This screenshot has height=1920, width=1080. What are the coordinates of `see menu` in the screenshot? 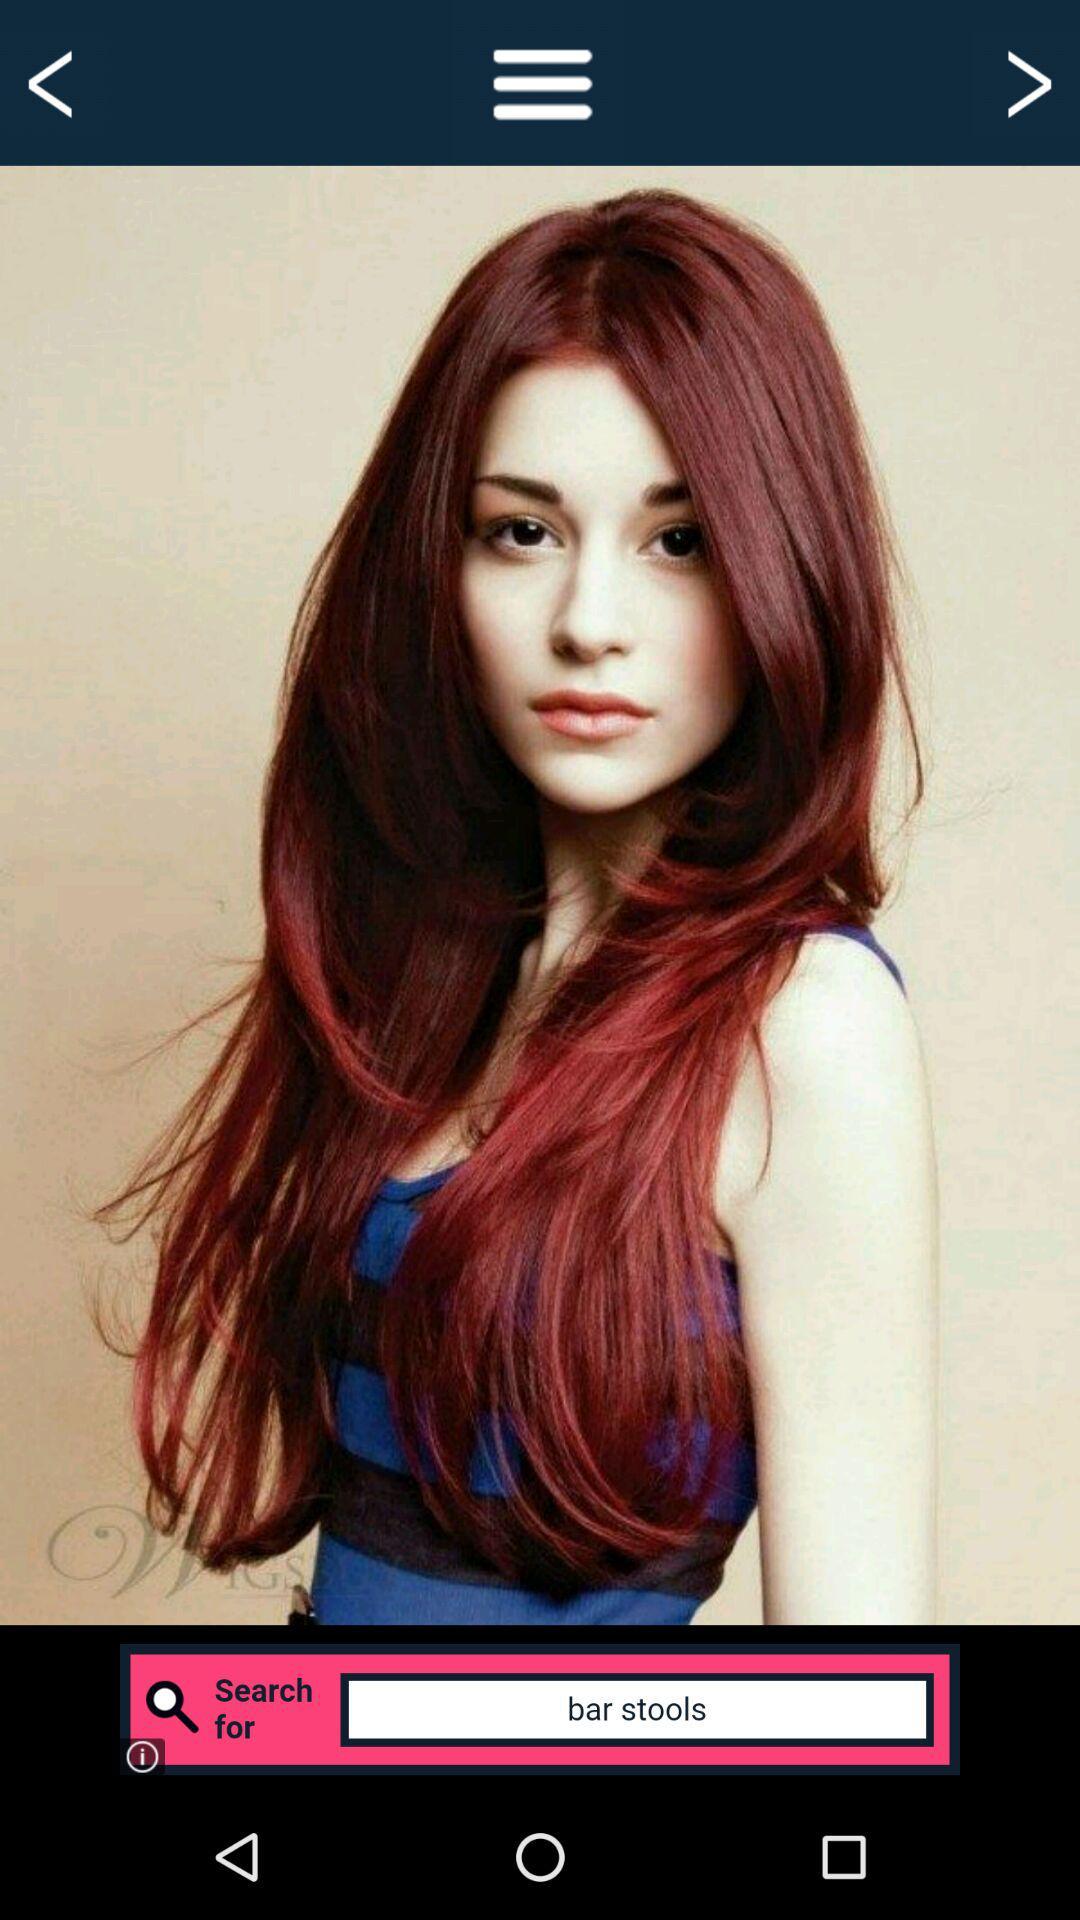 It's located at (540, 81).